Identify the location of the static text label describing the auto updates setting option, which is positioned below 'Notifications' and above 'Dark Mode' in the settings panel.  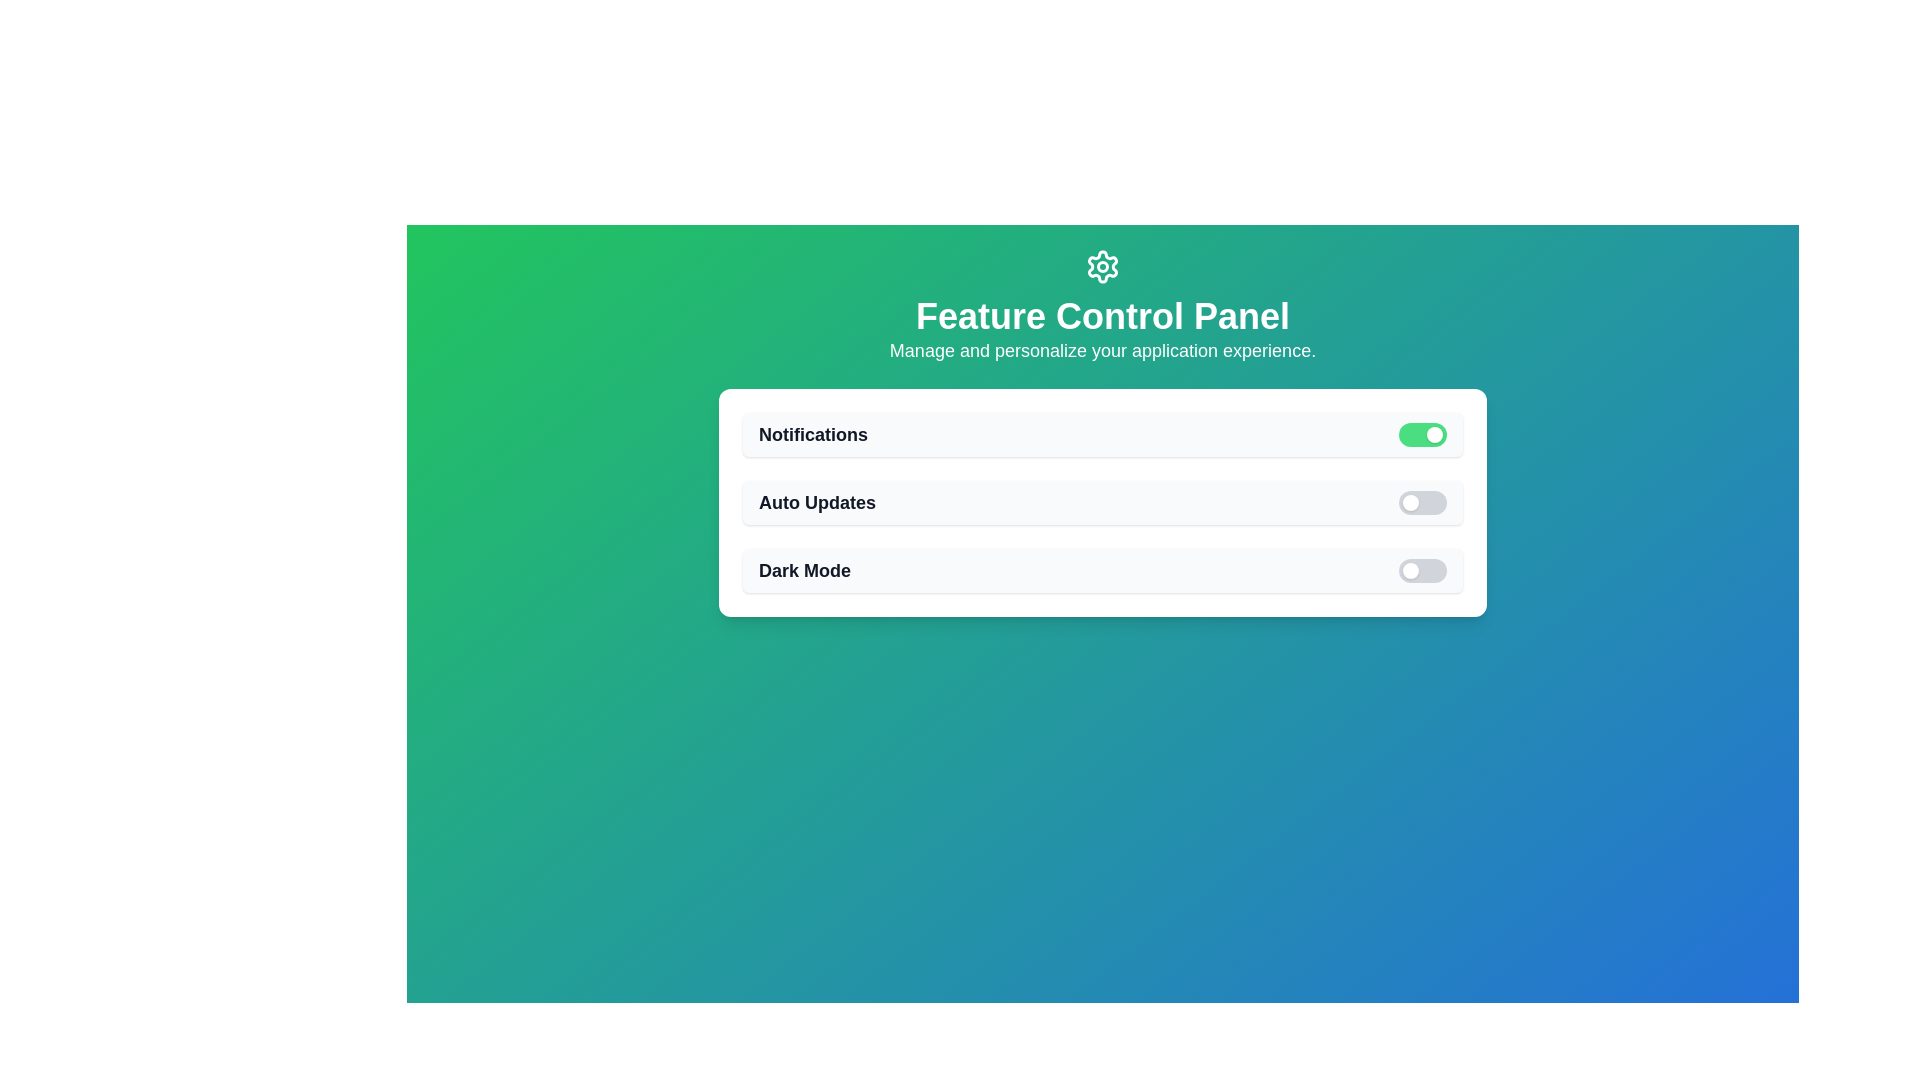
(817, 501).